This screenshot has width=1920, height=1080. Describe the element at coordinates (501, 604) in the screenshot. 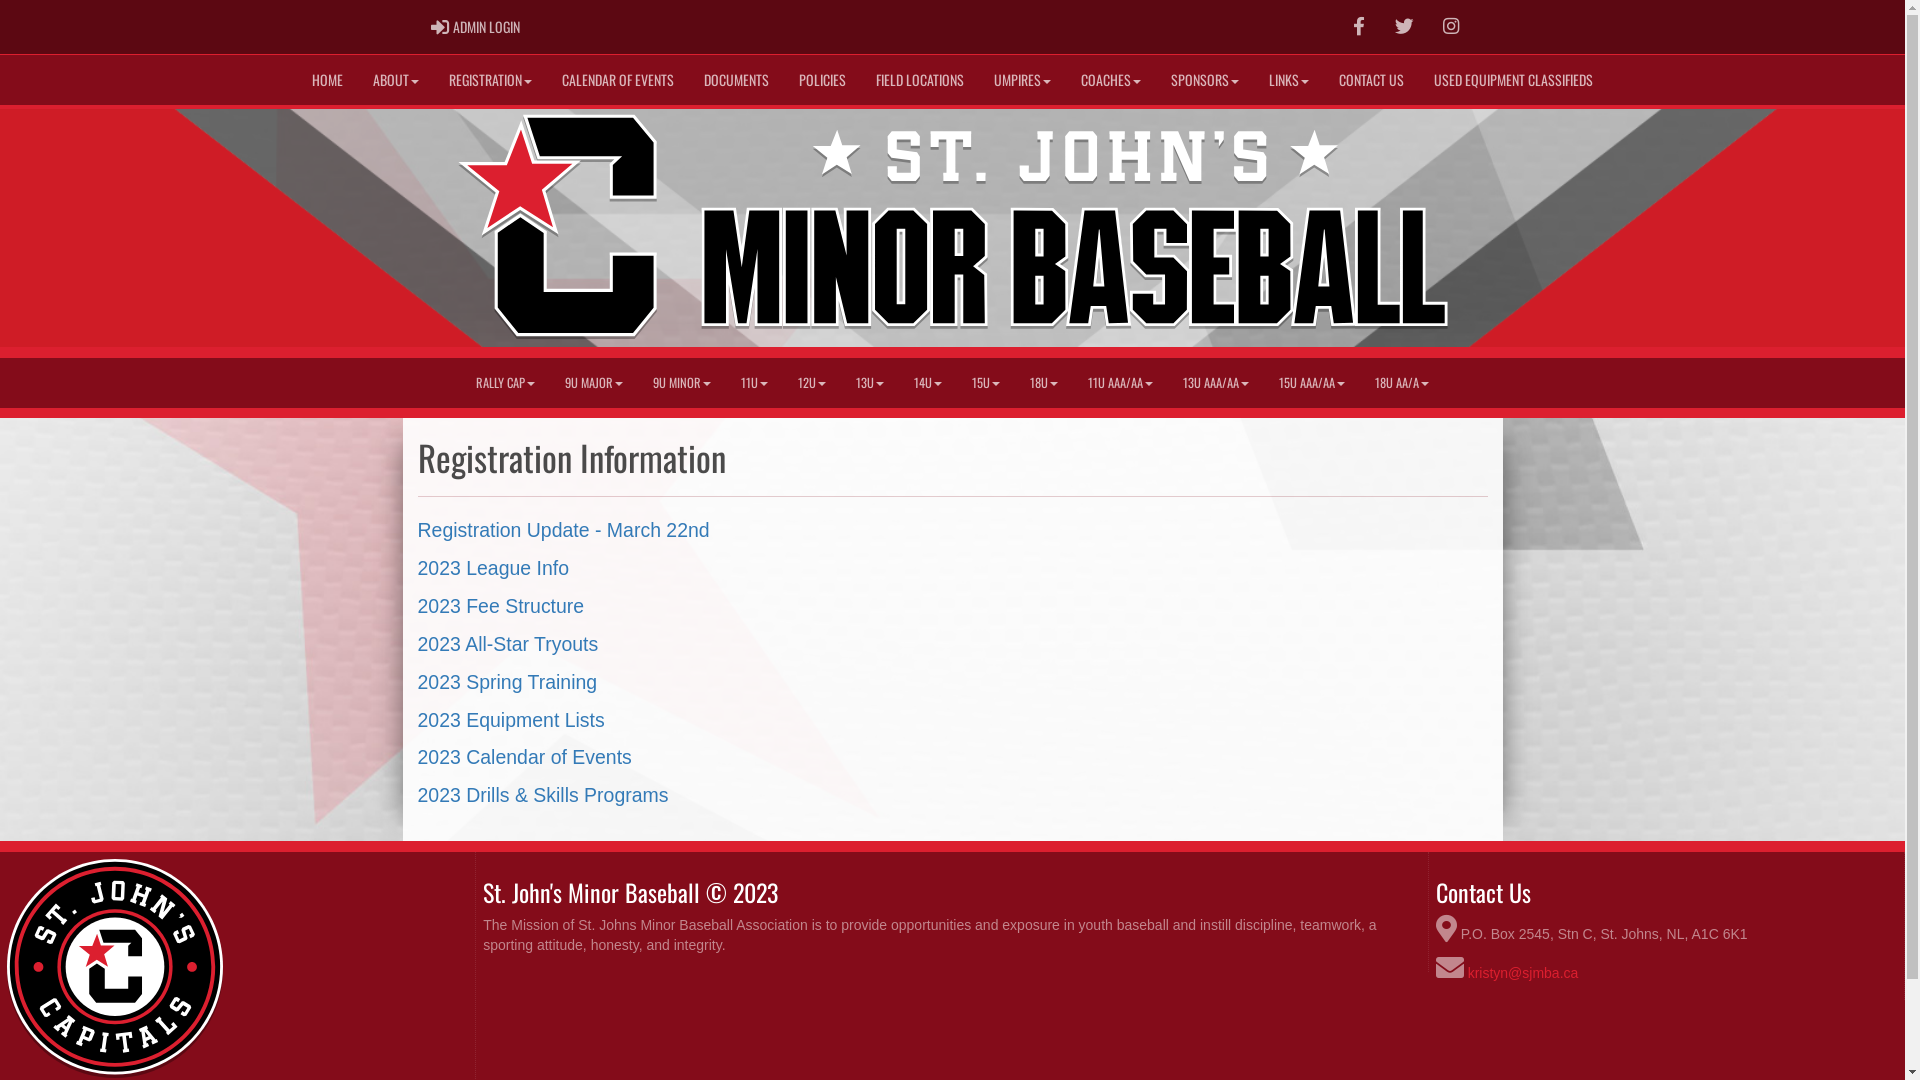

I see `'2023 Fee Structure'` at that location.